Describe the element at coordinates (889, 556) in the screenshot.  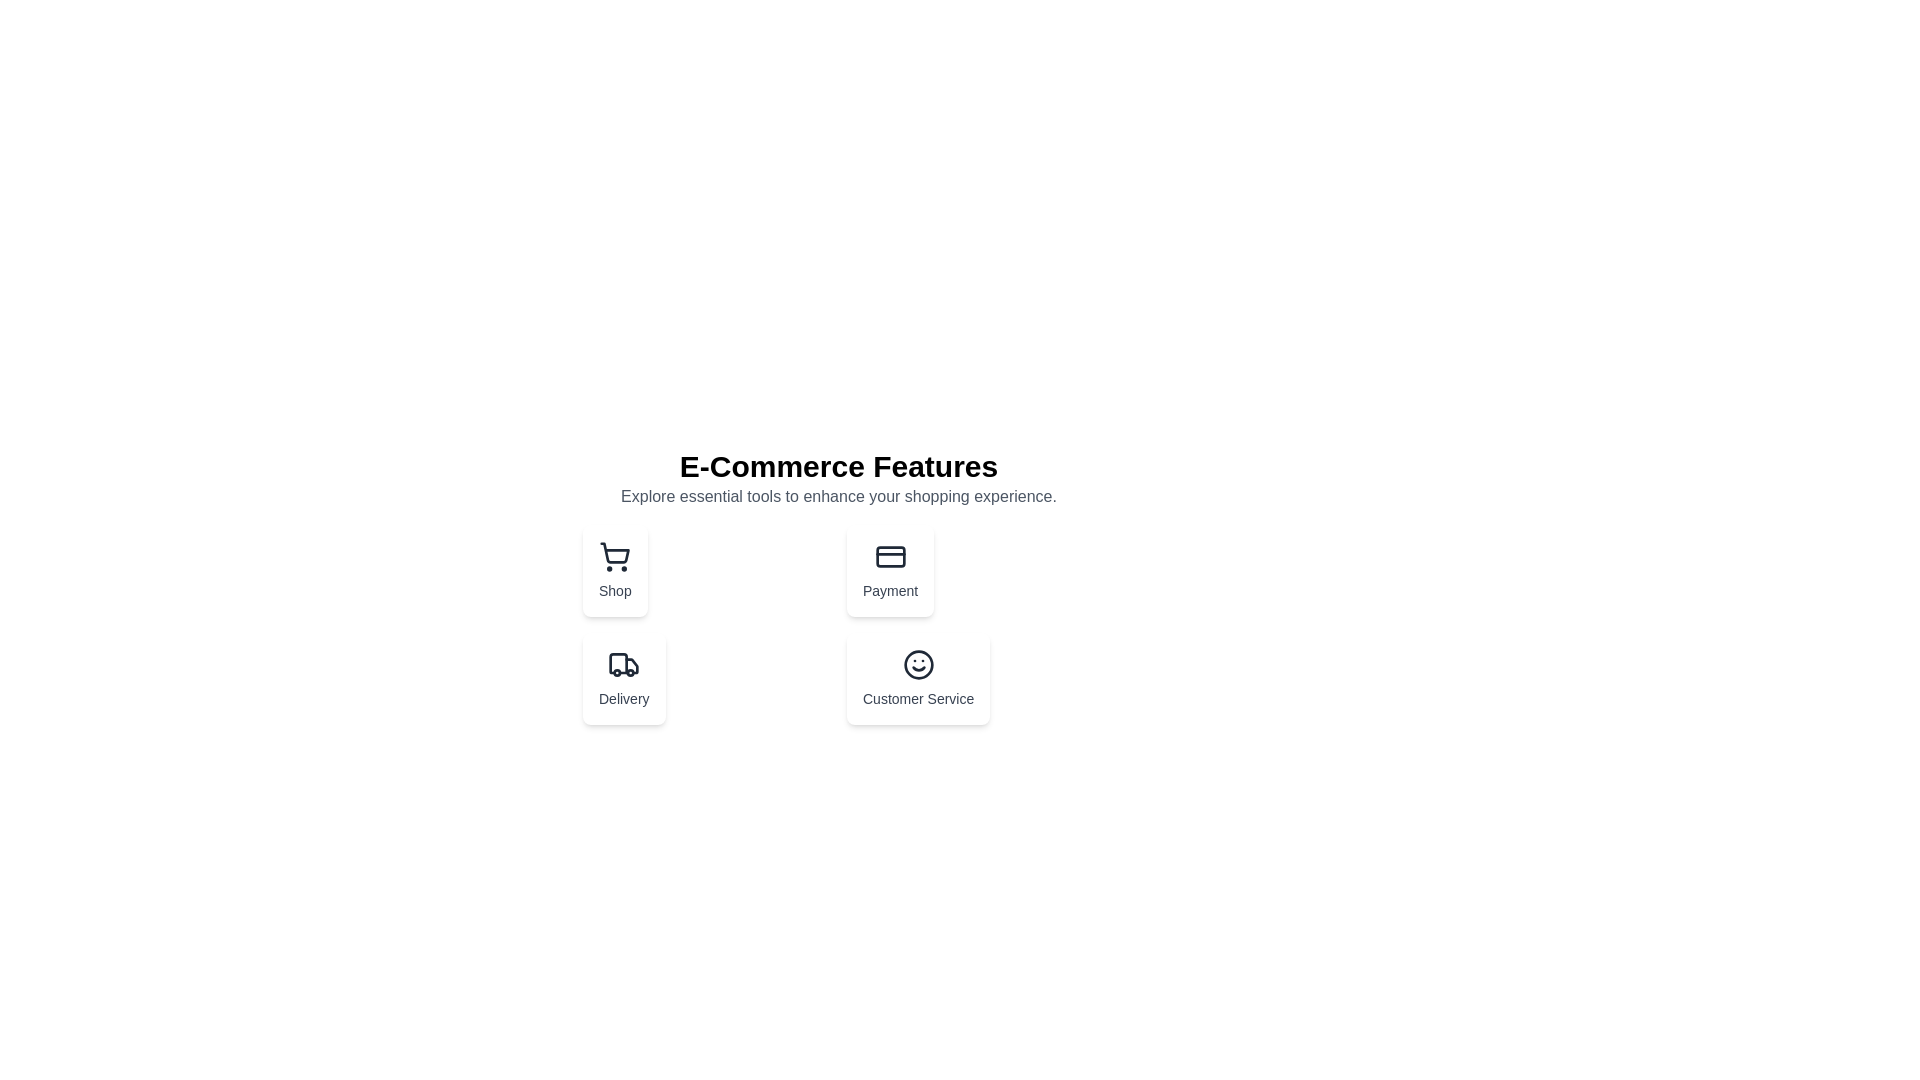
I see `the 'Payment' card that contains the credit card icon, which is styled with a minimalistic design and located in the top-right quadrant of the grid layout` at that location.